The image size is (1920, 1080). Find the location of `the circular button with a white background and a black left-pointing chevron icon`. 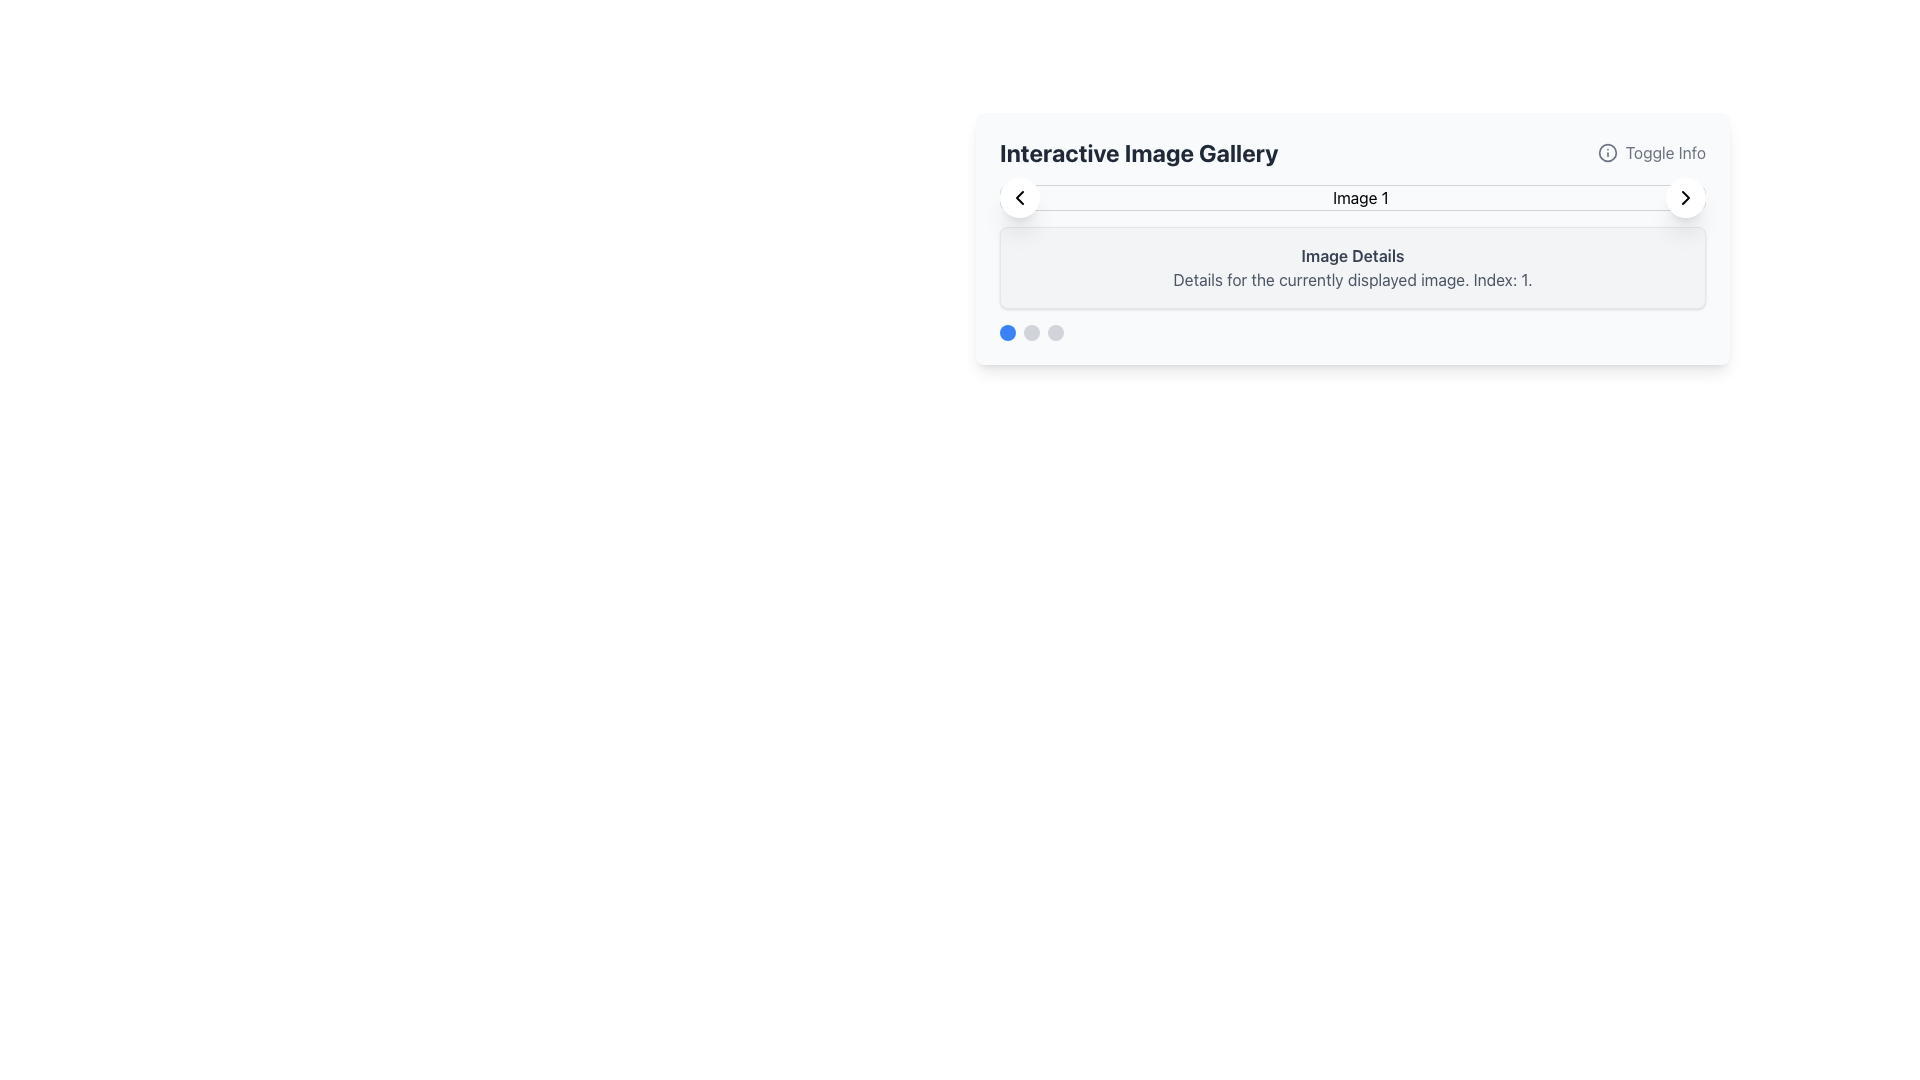

the circular button with a white background and a black left-pointing chevron icon is located at coordinates (1019, 197).